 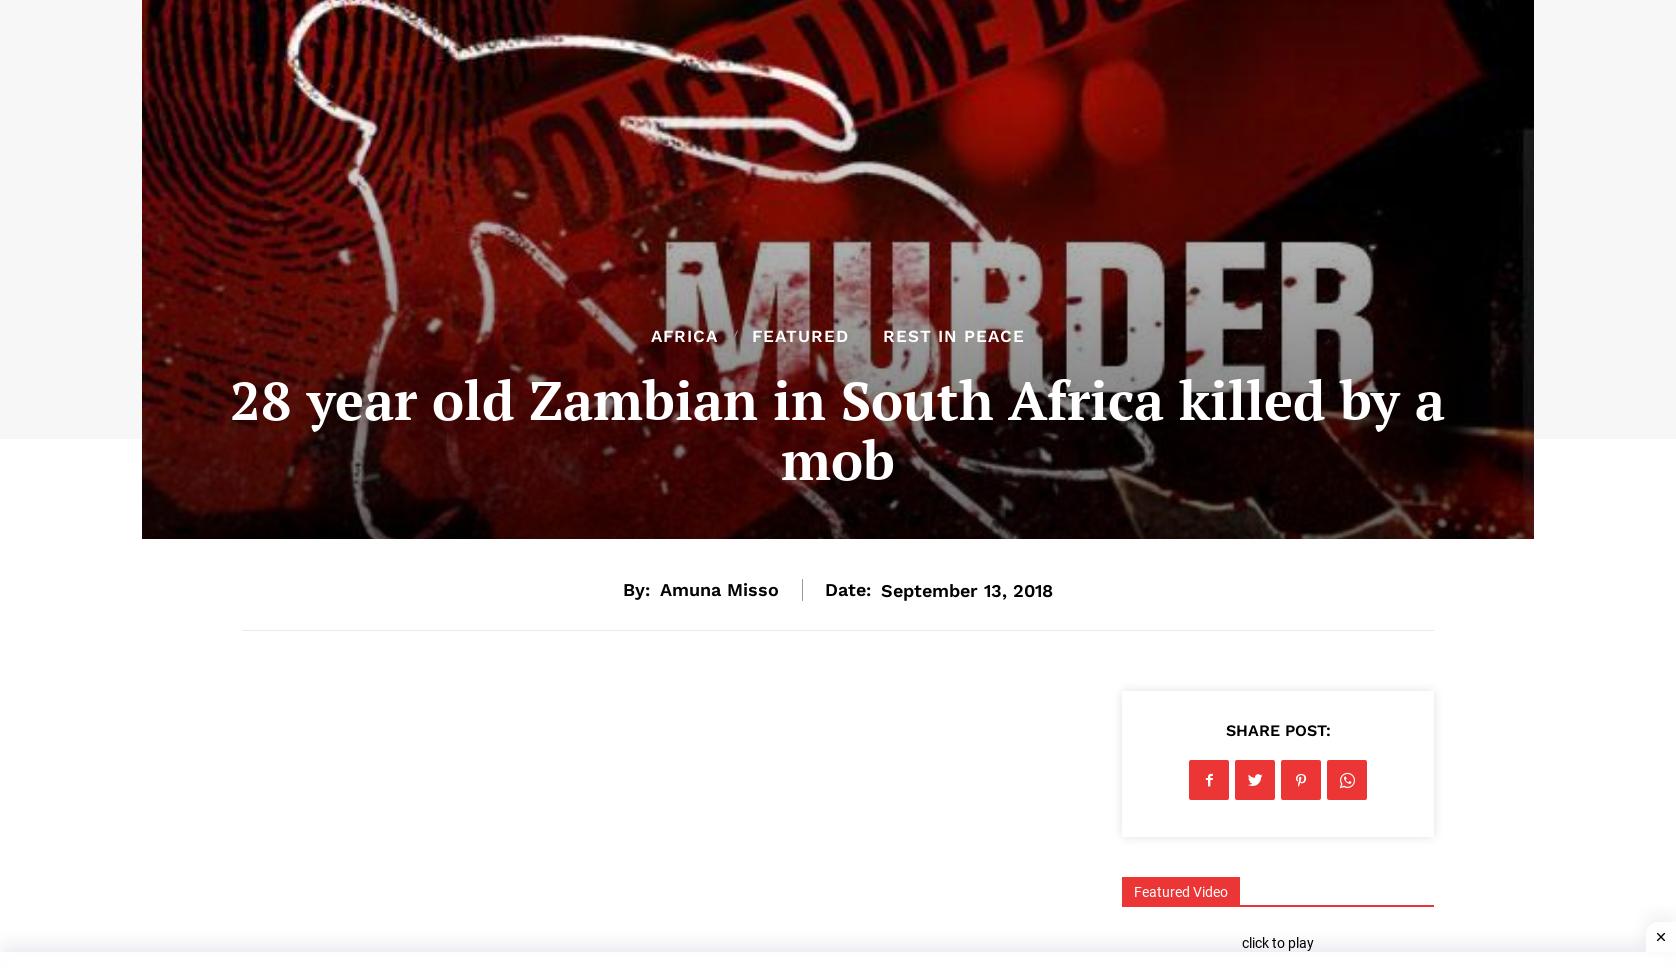 What do you see at coordinates (799, 335) in the screenshot?
I see `'Featured'` at bounding box center [799, 335].